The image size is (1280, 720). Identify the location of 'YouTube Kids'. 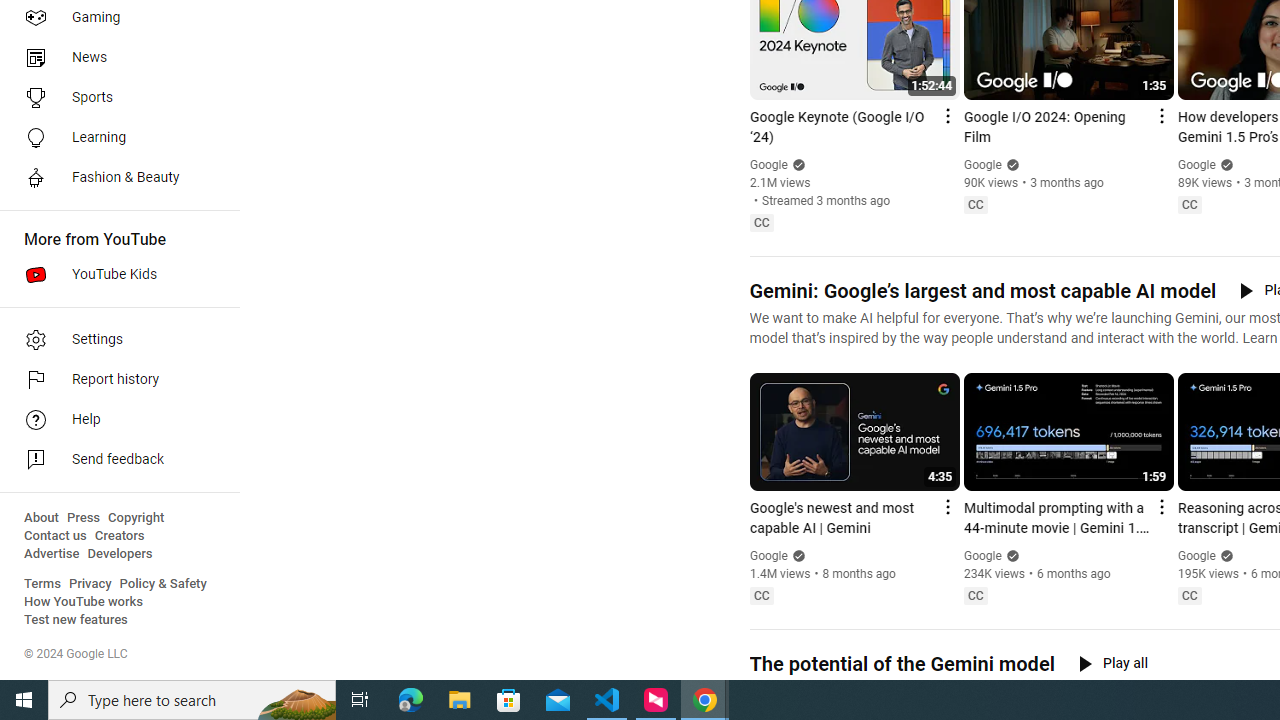
(112, 275).